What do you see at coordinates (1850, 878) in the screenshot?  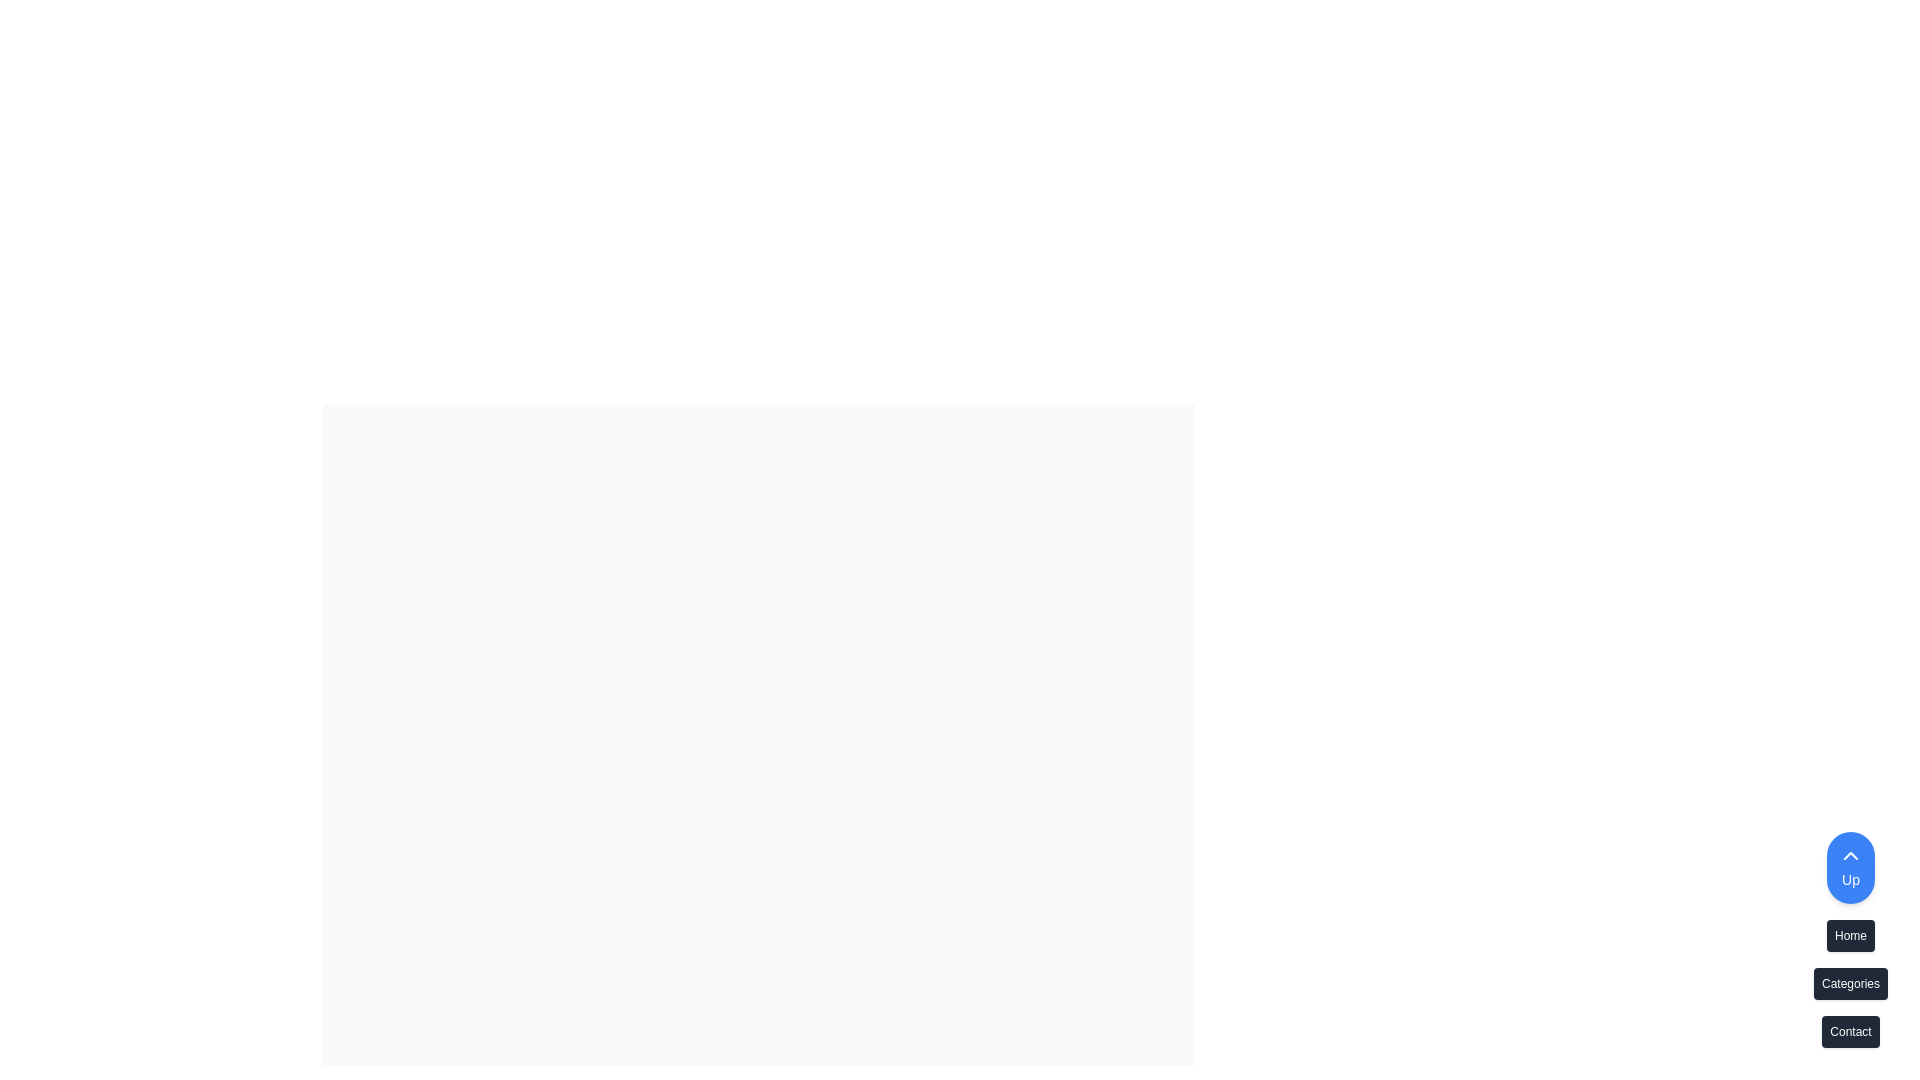 I see `the 'Up' text label within the blue button located at the bottom-right corner of the interface` at bounding box center [1850, 878].